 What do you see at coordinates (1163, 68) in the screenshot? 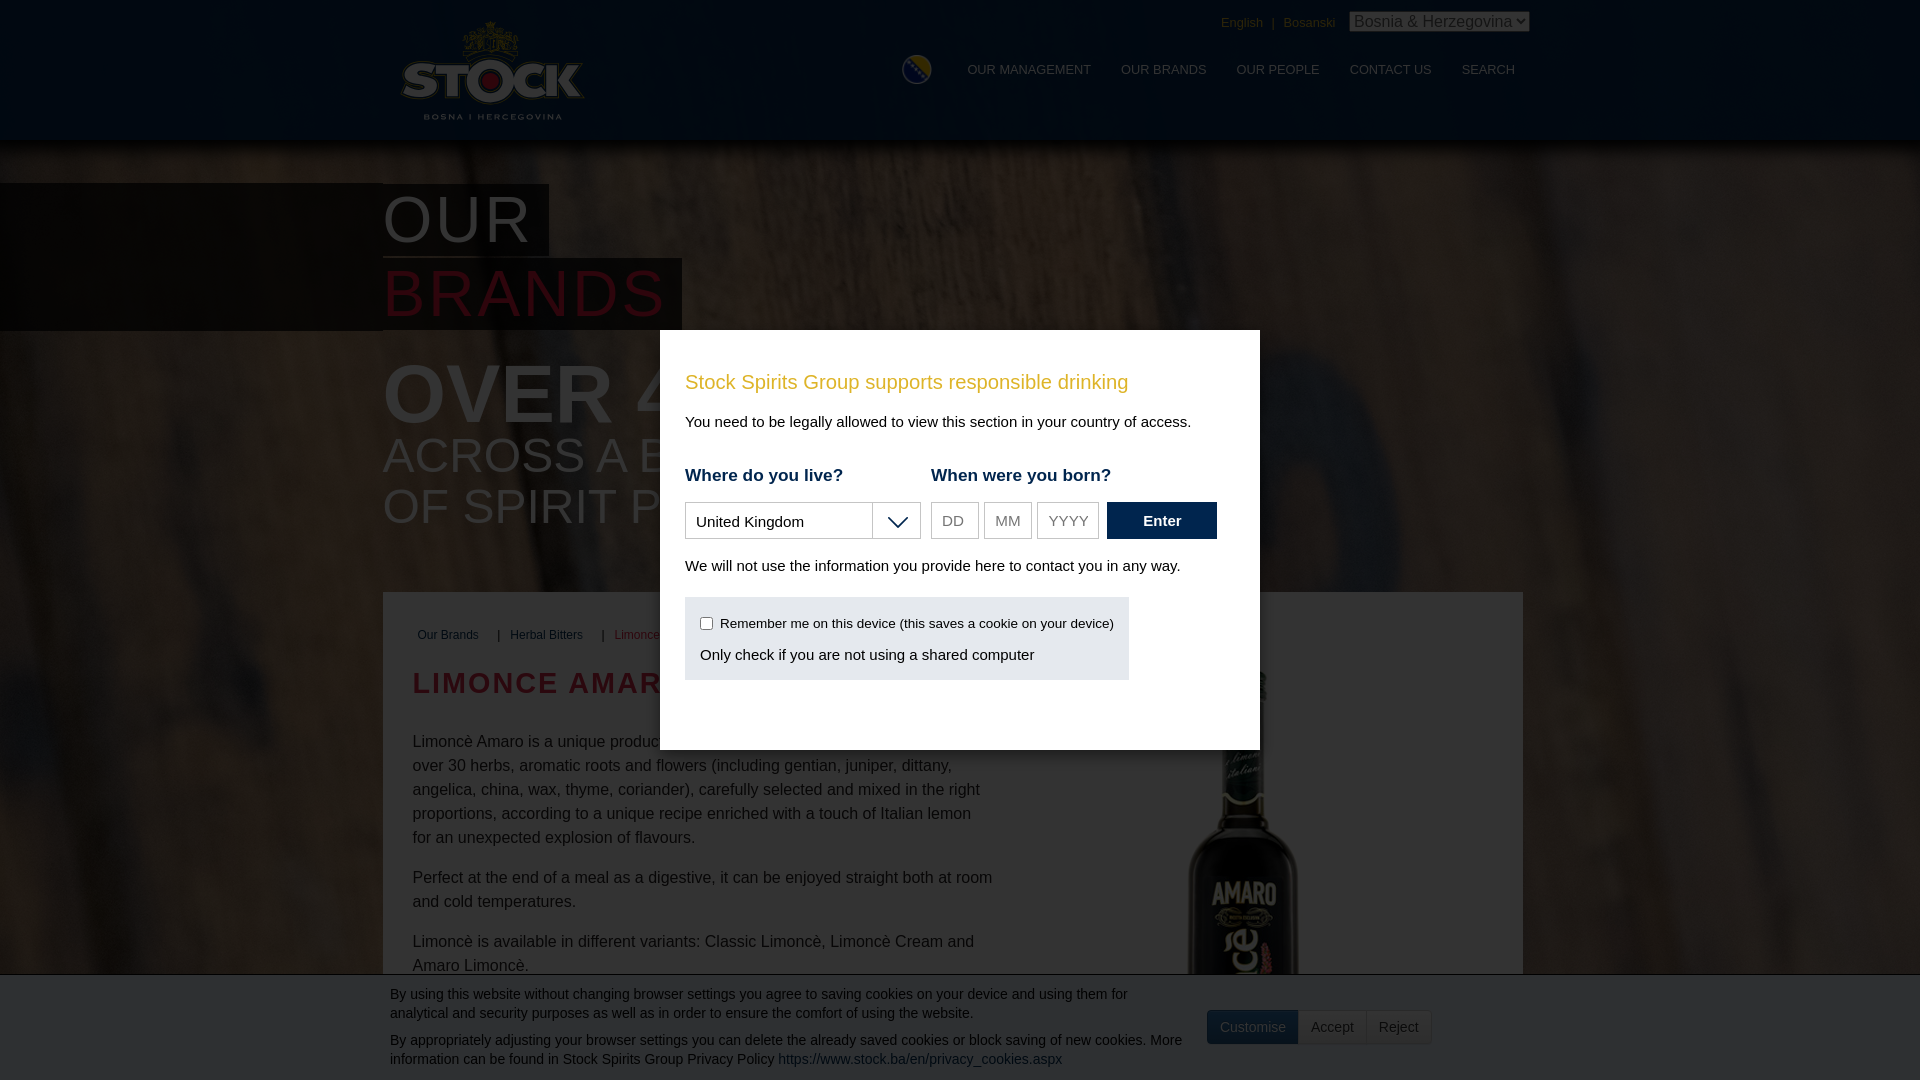
I see `'OUR BRANDS'` at bounding box center [1163, 68].